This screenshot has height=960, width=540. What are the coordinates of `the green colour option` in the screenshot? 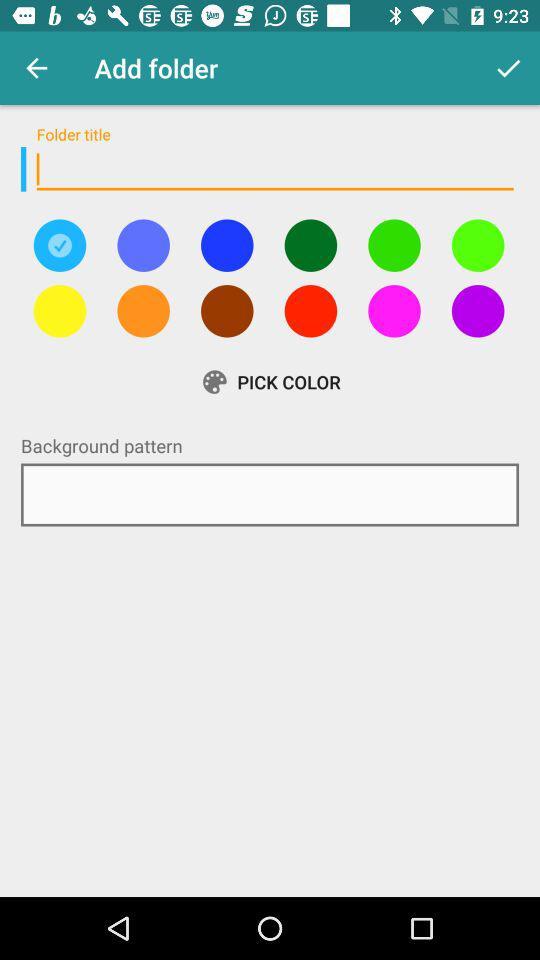 It's located at (310, 244).